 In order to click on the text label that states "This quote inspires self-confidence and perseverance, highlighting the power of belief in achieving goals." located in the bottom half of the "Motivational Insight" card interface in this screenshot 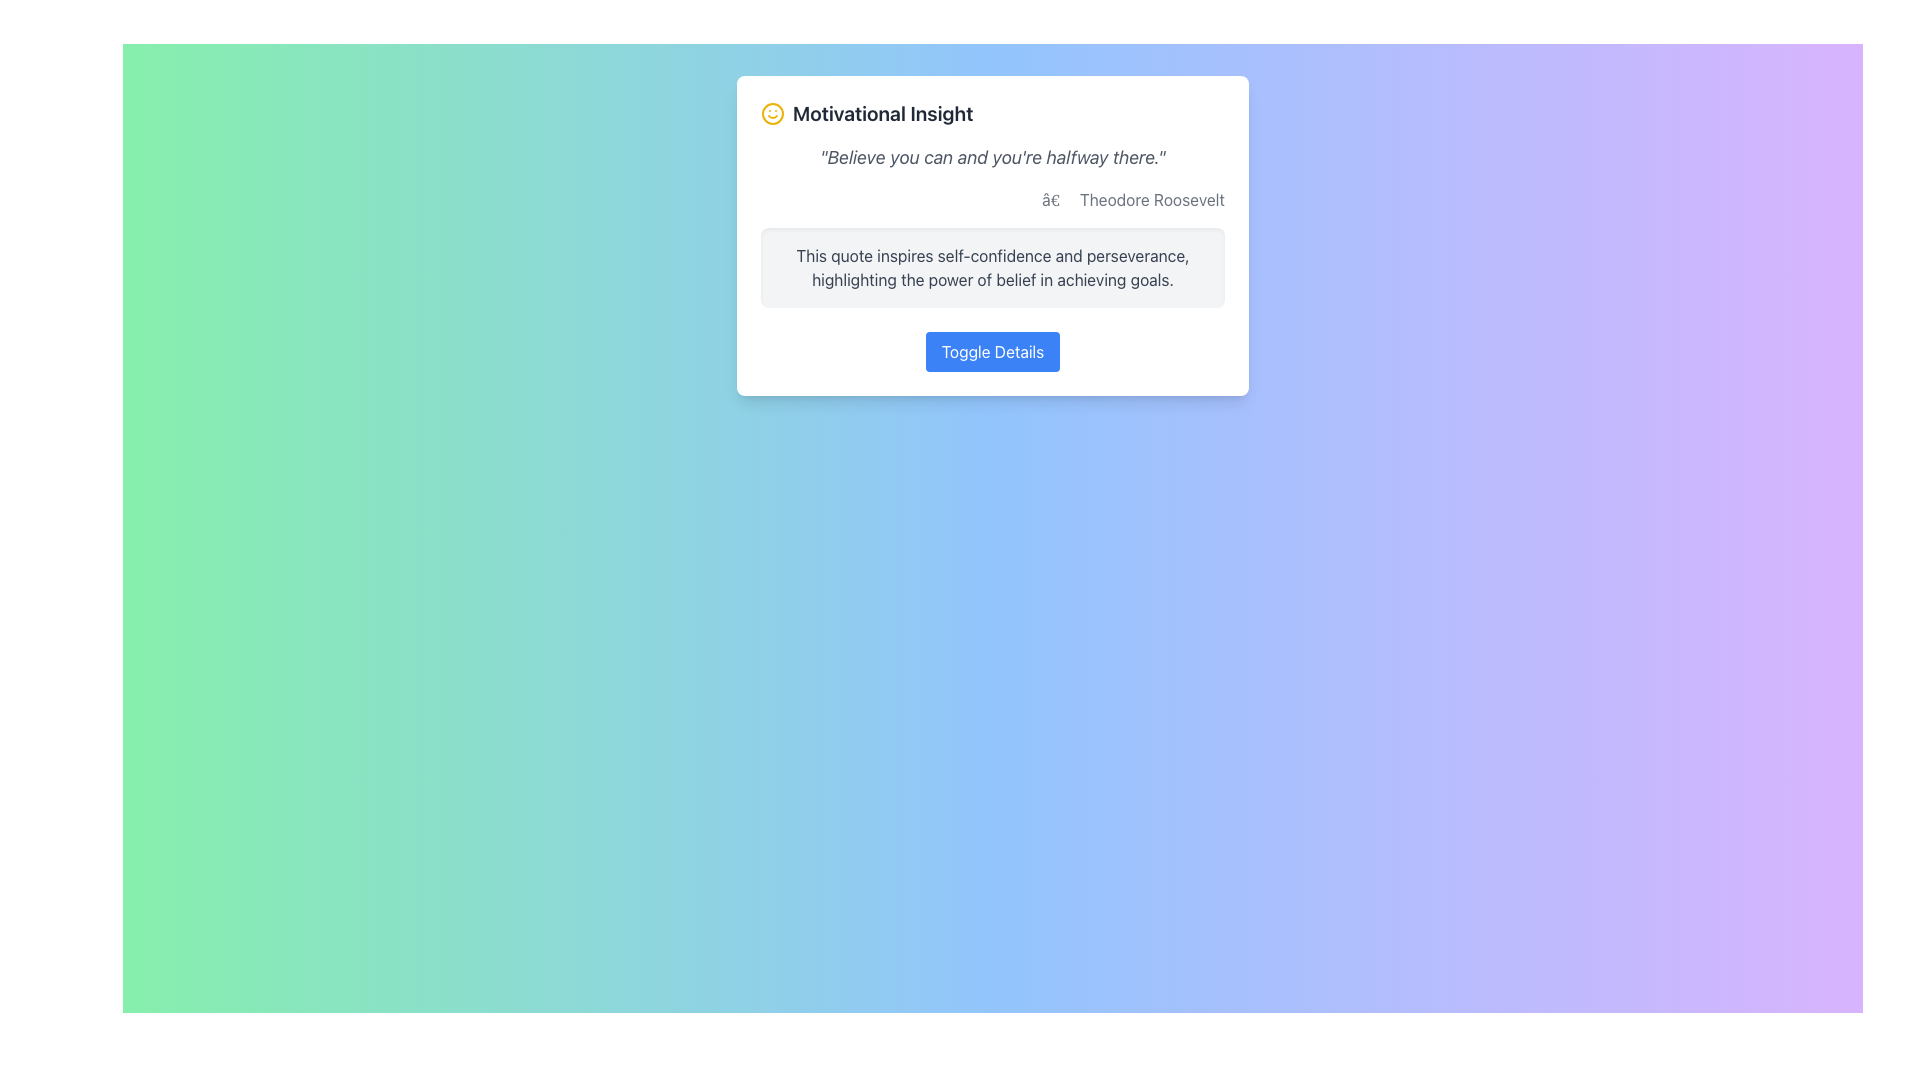, I will do `click(993, 266)`.